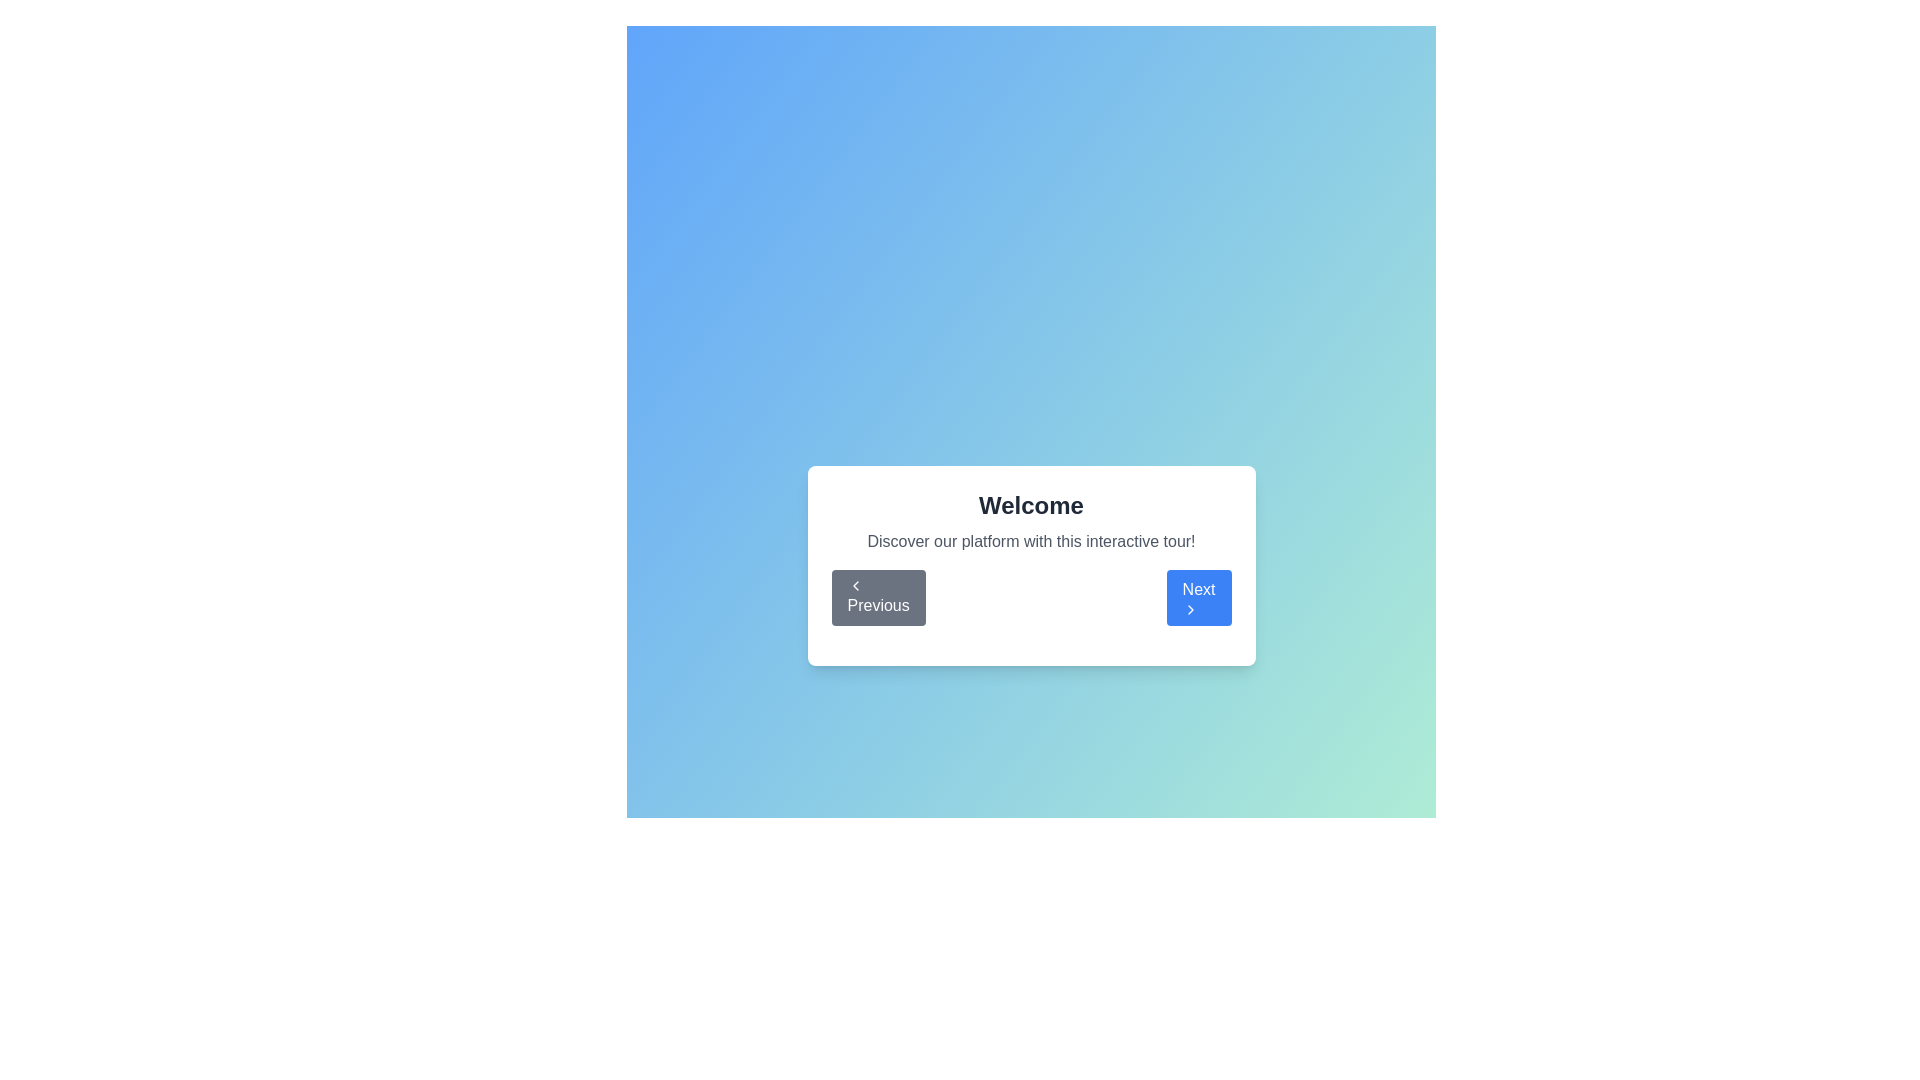  What do you see at coordinates (1190, 608) in the screenshot?
I see `the chevron icon within the 'Next' button located at the bottom-right of the dialog box to indicate progression to the next step` at bounding box center [1190, 608].